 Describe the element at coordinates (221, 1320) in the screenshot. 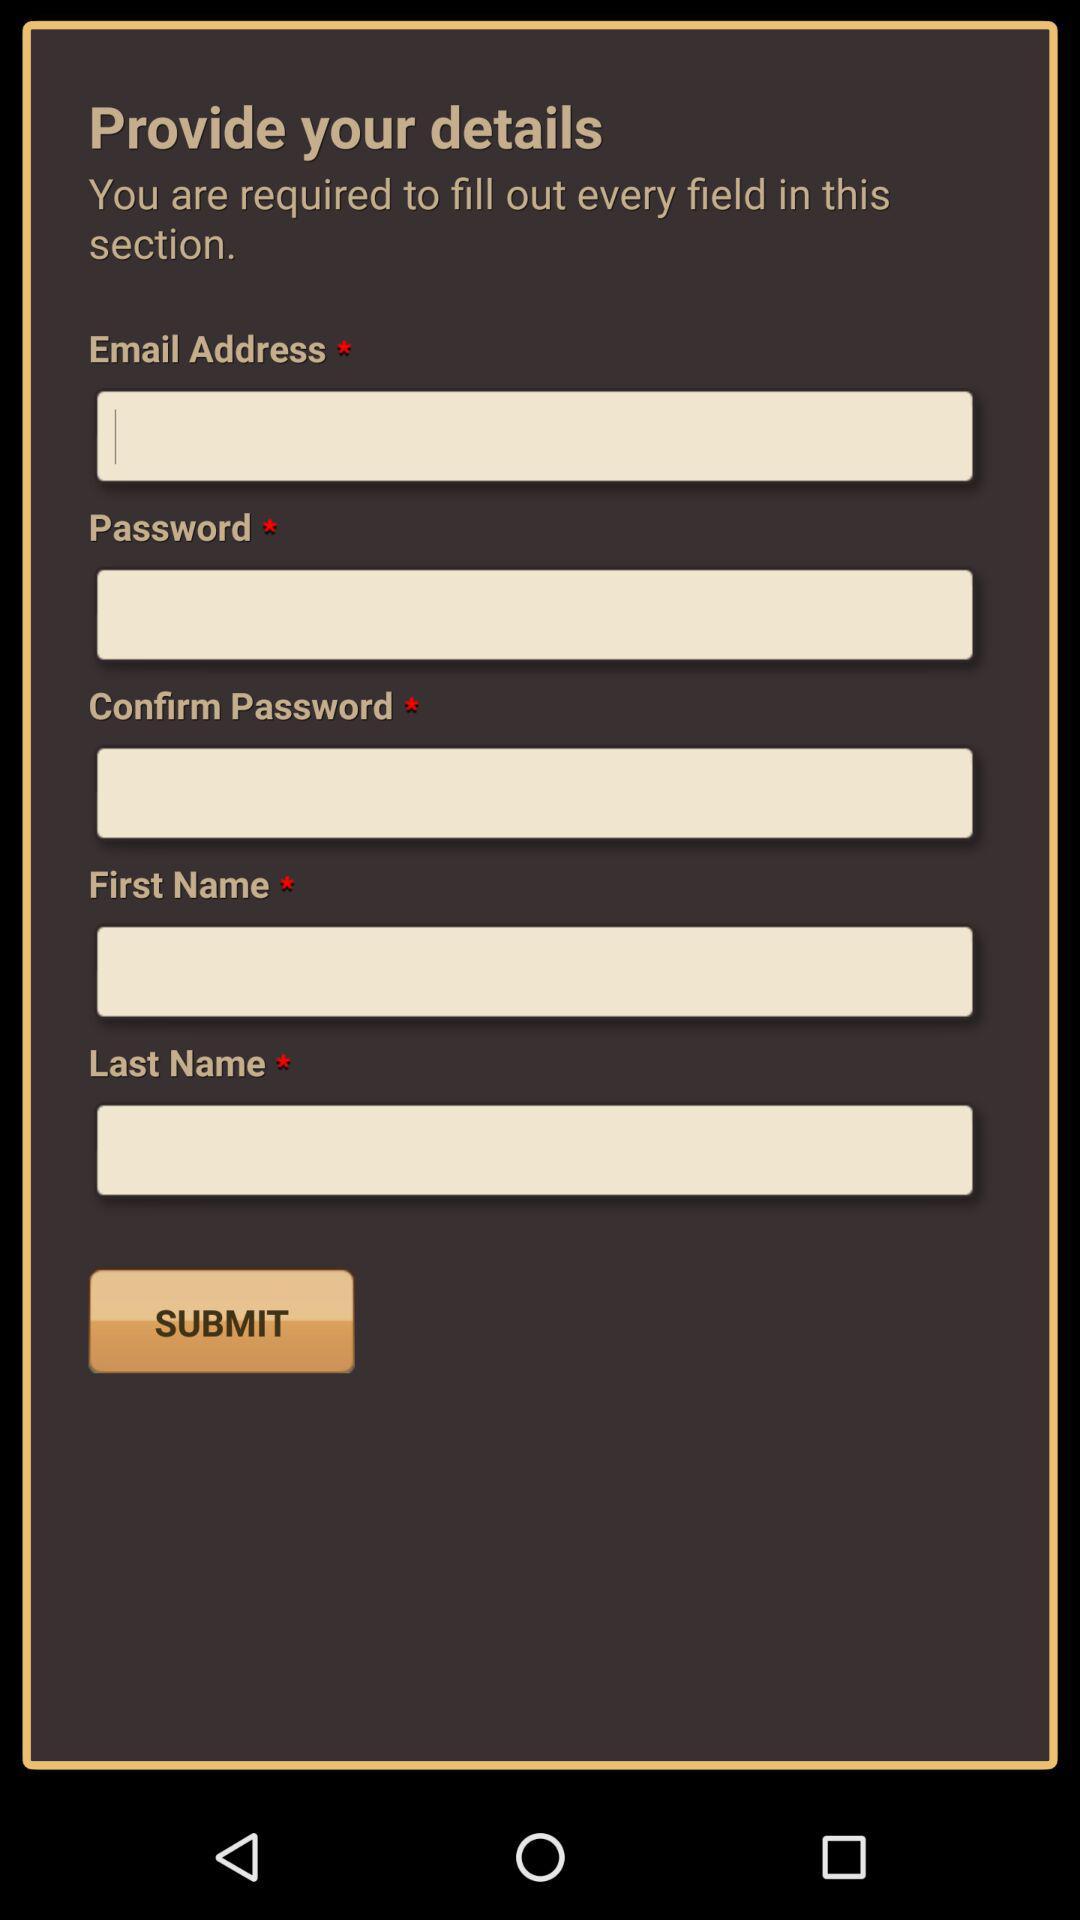

I see `submit item` at that location.